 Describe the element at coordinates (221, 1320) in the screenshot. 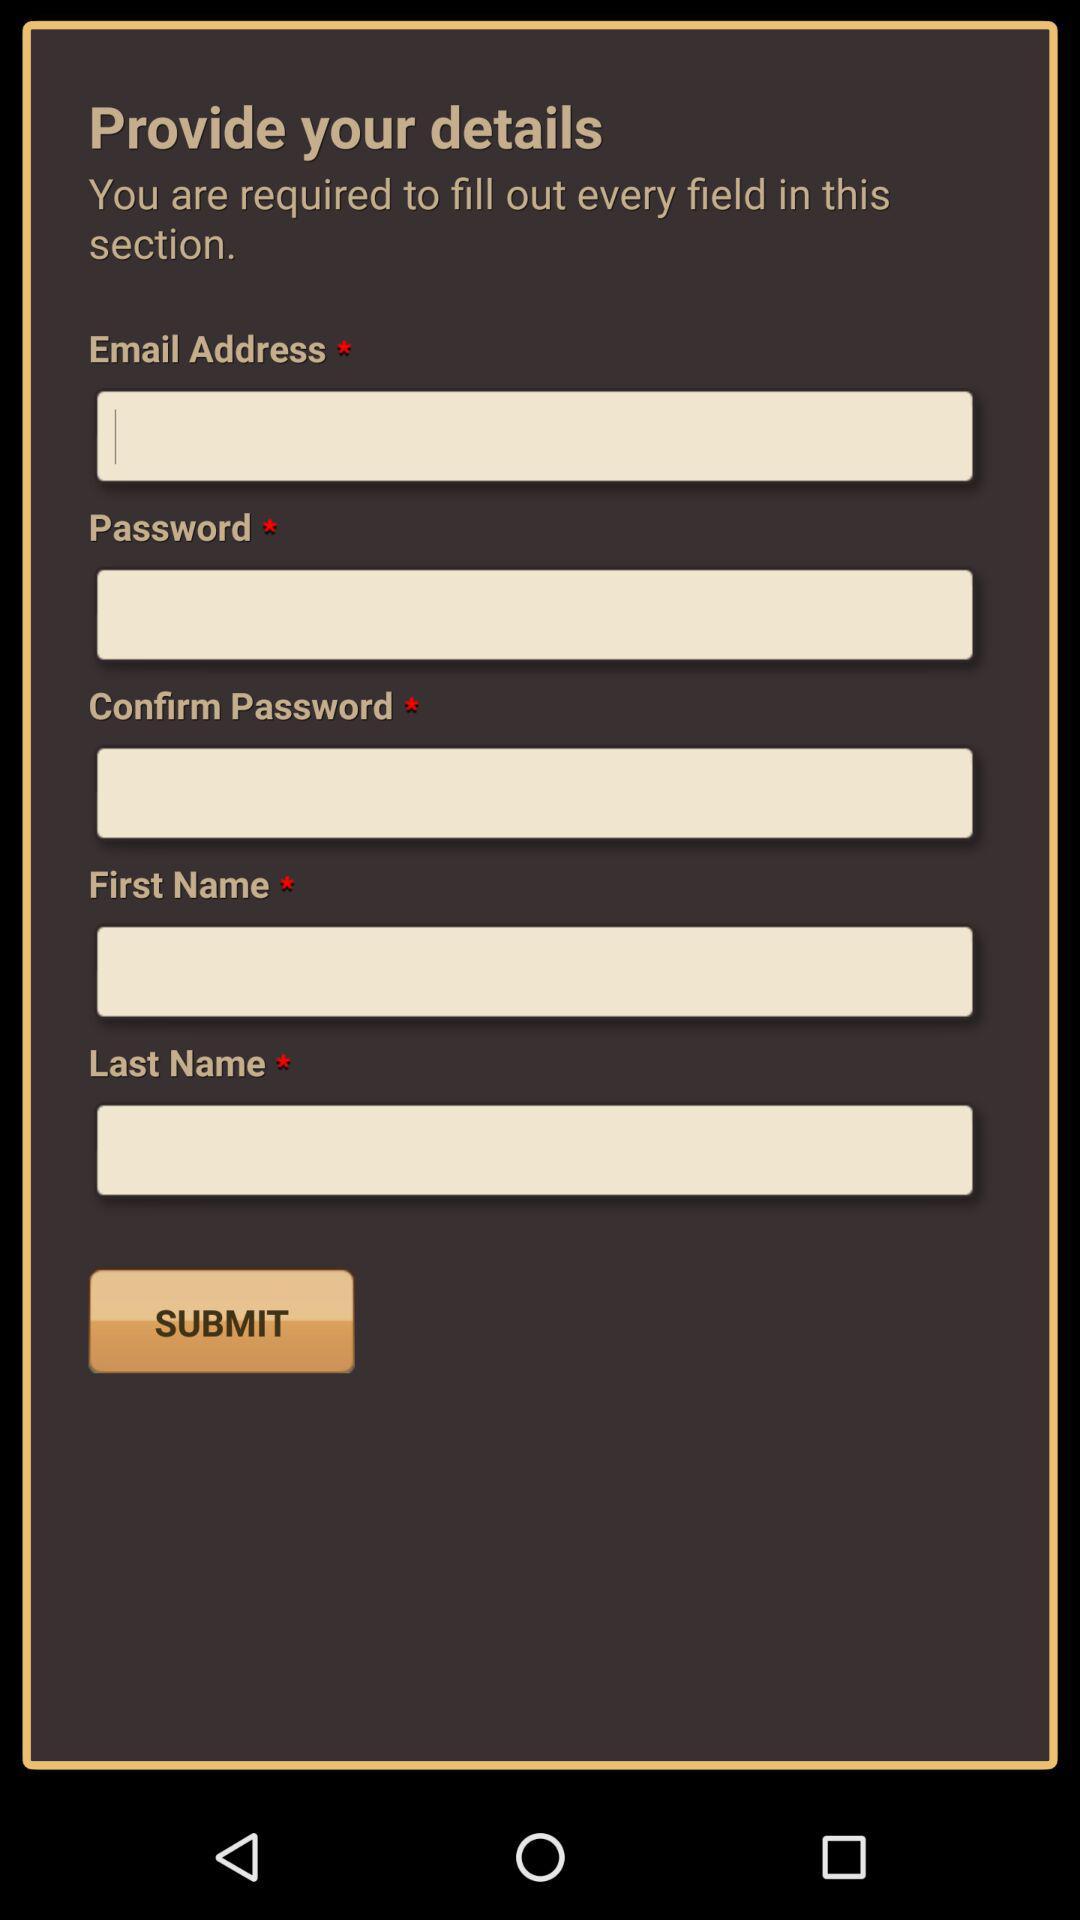

I see `submit item` at that location.